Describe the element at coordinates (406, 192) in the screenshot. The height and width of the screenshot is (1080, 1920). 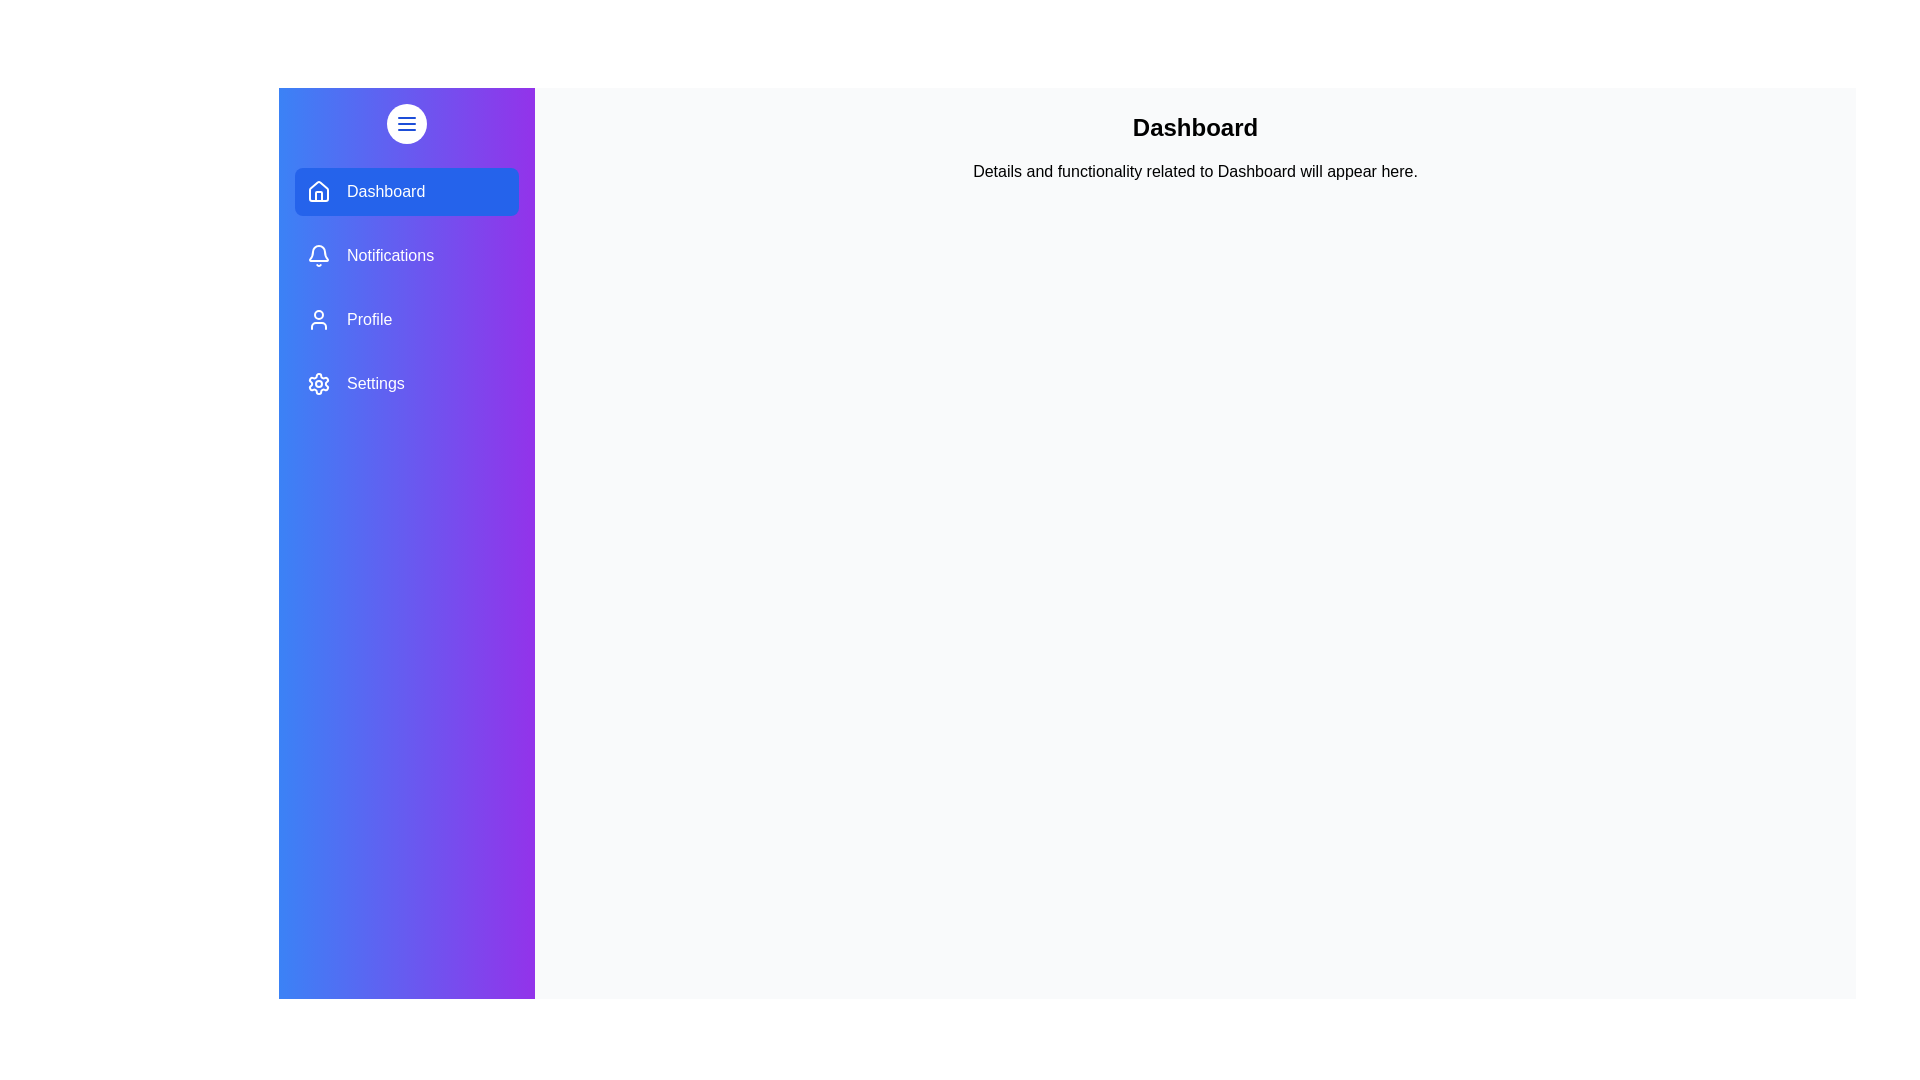
I see `the menu section Dashboard by clicking on its corresponding menu item` at that location.